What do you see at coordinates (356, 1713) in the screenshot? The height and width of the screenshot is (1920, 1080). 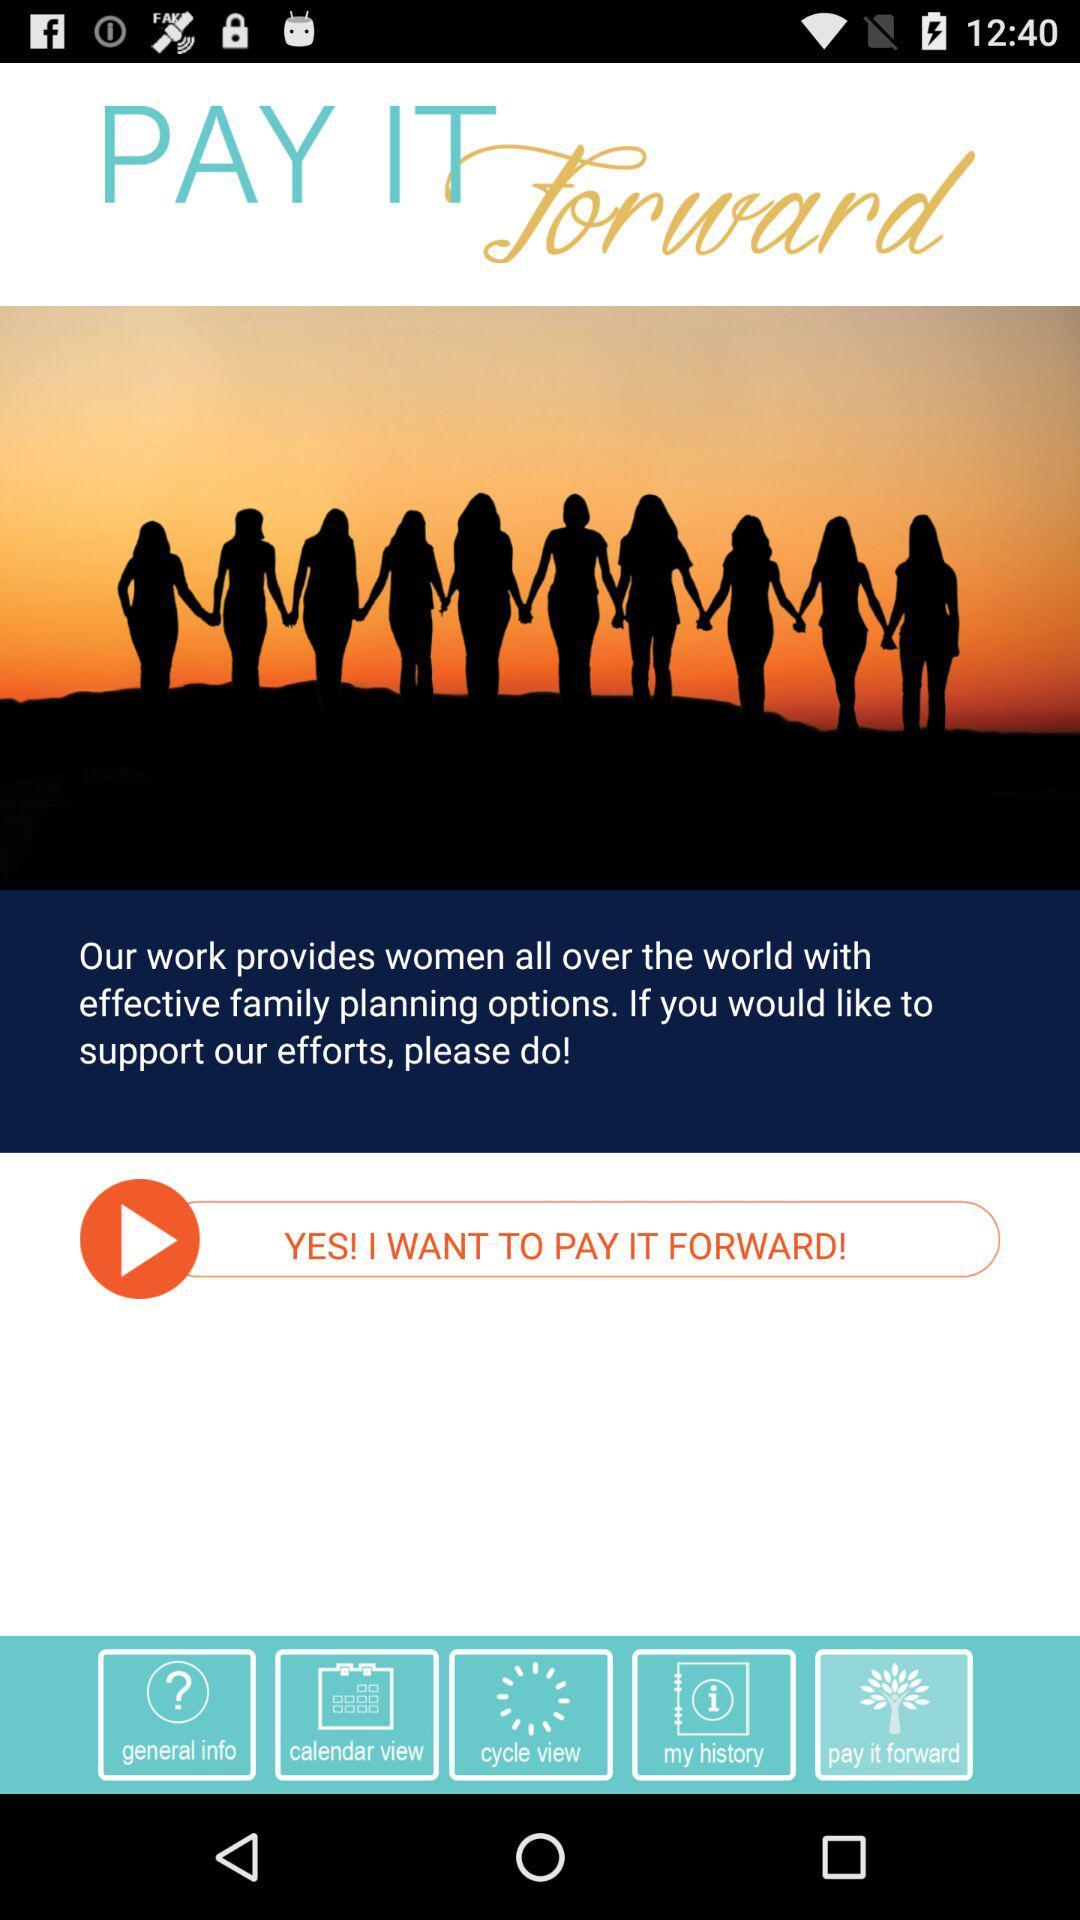 I see `the second button which is at the bottom of the page` at bounding box center [356, 1713].